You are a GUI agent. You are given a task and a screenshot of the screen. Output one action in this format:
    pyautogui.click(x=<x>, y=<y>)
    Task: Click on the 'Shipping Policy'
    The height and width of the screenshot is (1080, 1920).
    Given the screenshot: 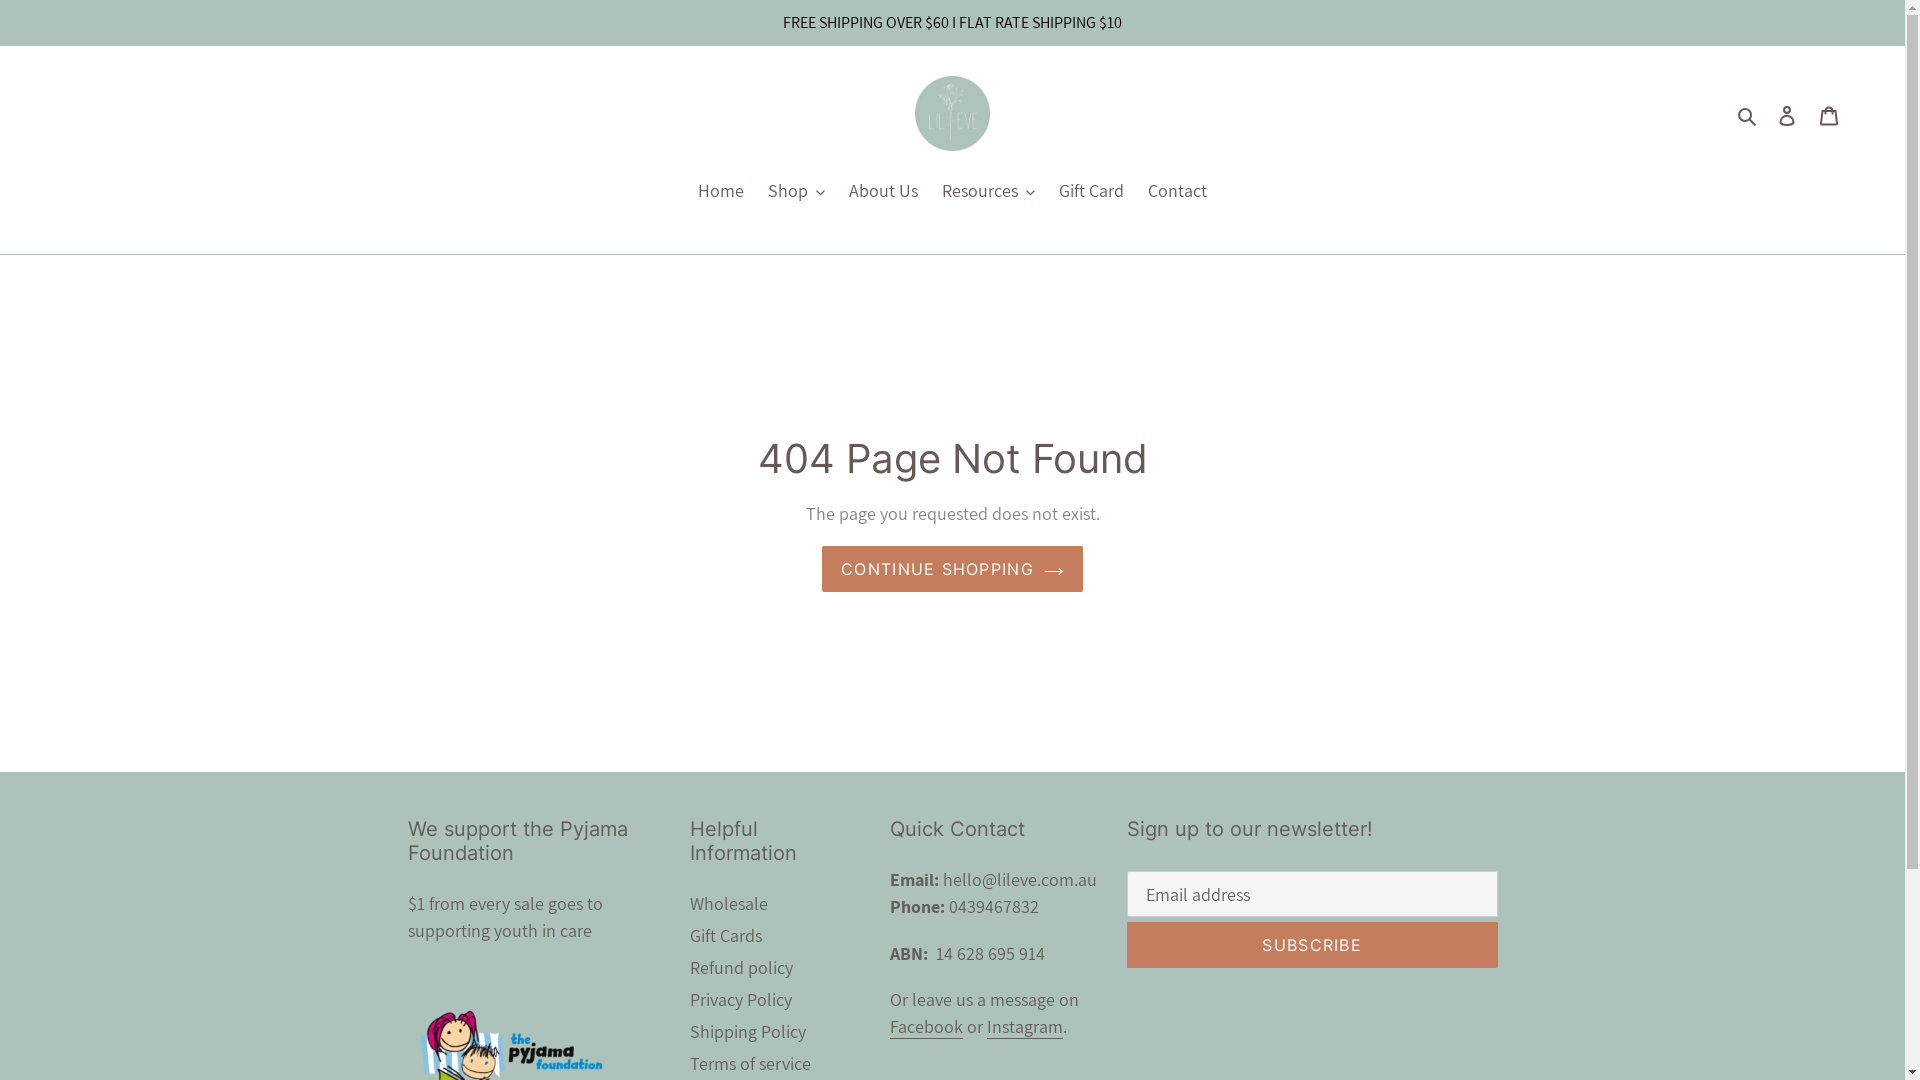 What is the action you would take?
    pyautogui.click(x=747, y=1031)
    